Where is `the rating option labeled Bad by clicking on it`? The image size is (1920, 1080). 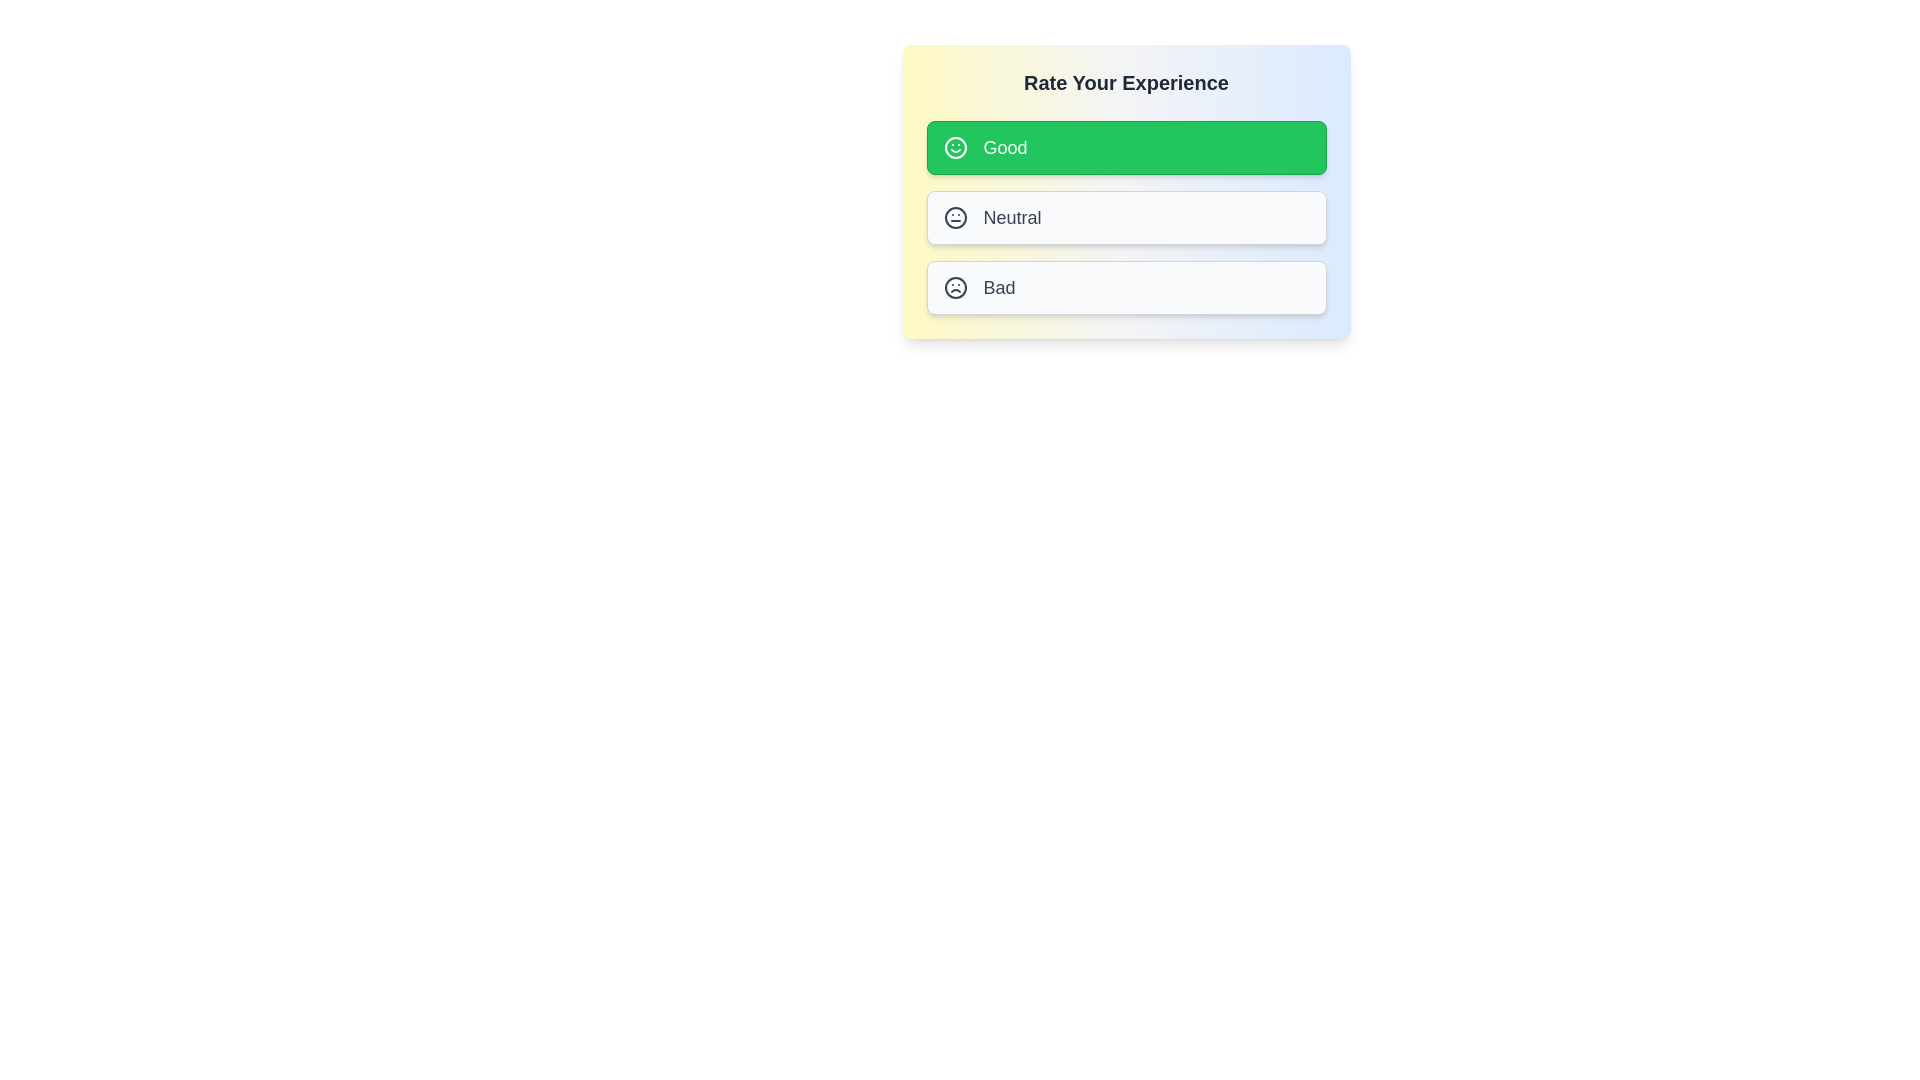 the rating option labeled Bad by clicking on it is located at coordinates (1126, 288).